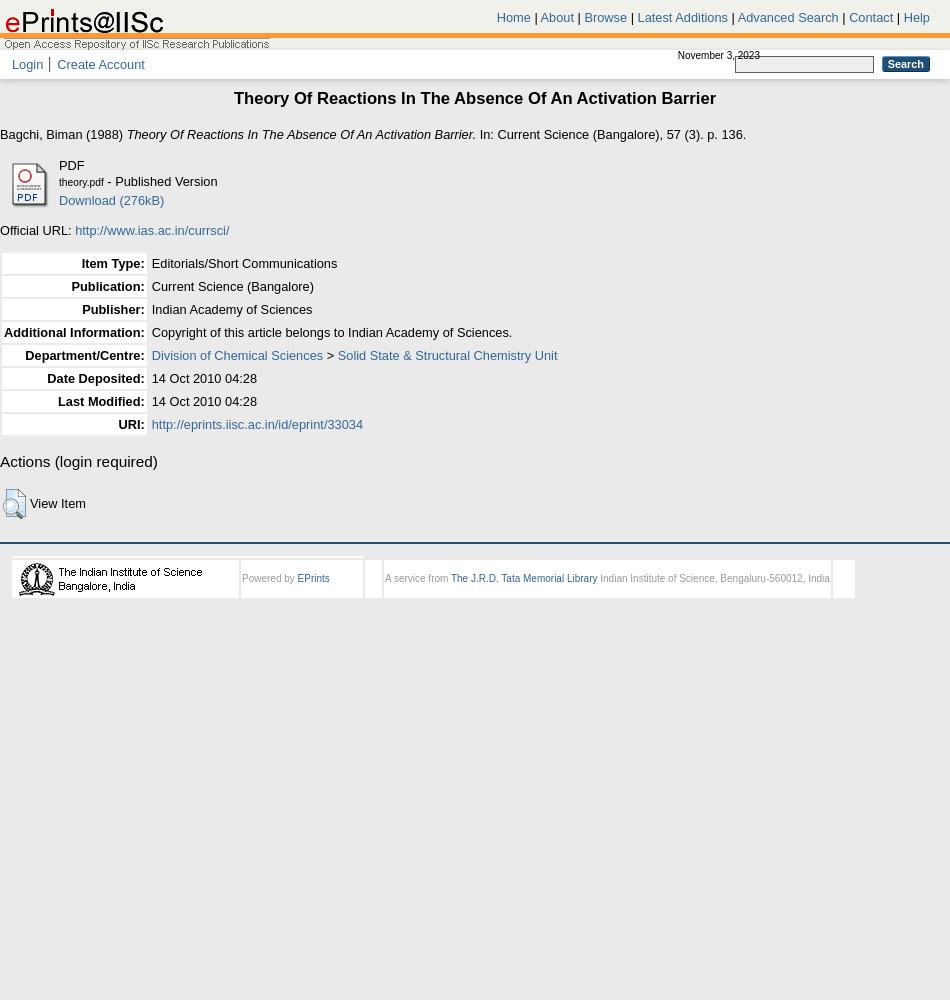  I want to click on 'Download (276kB)', so click(111, 198).